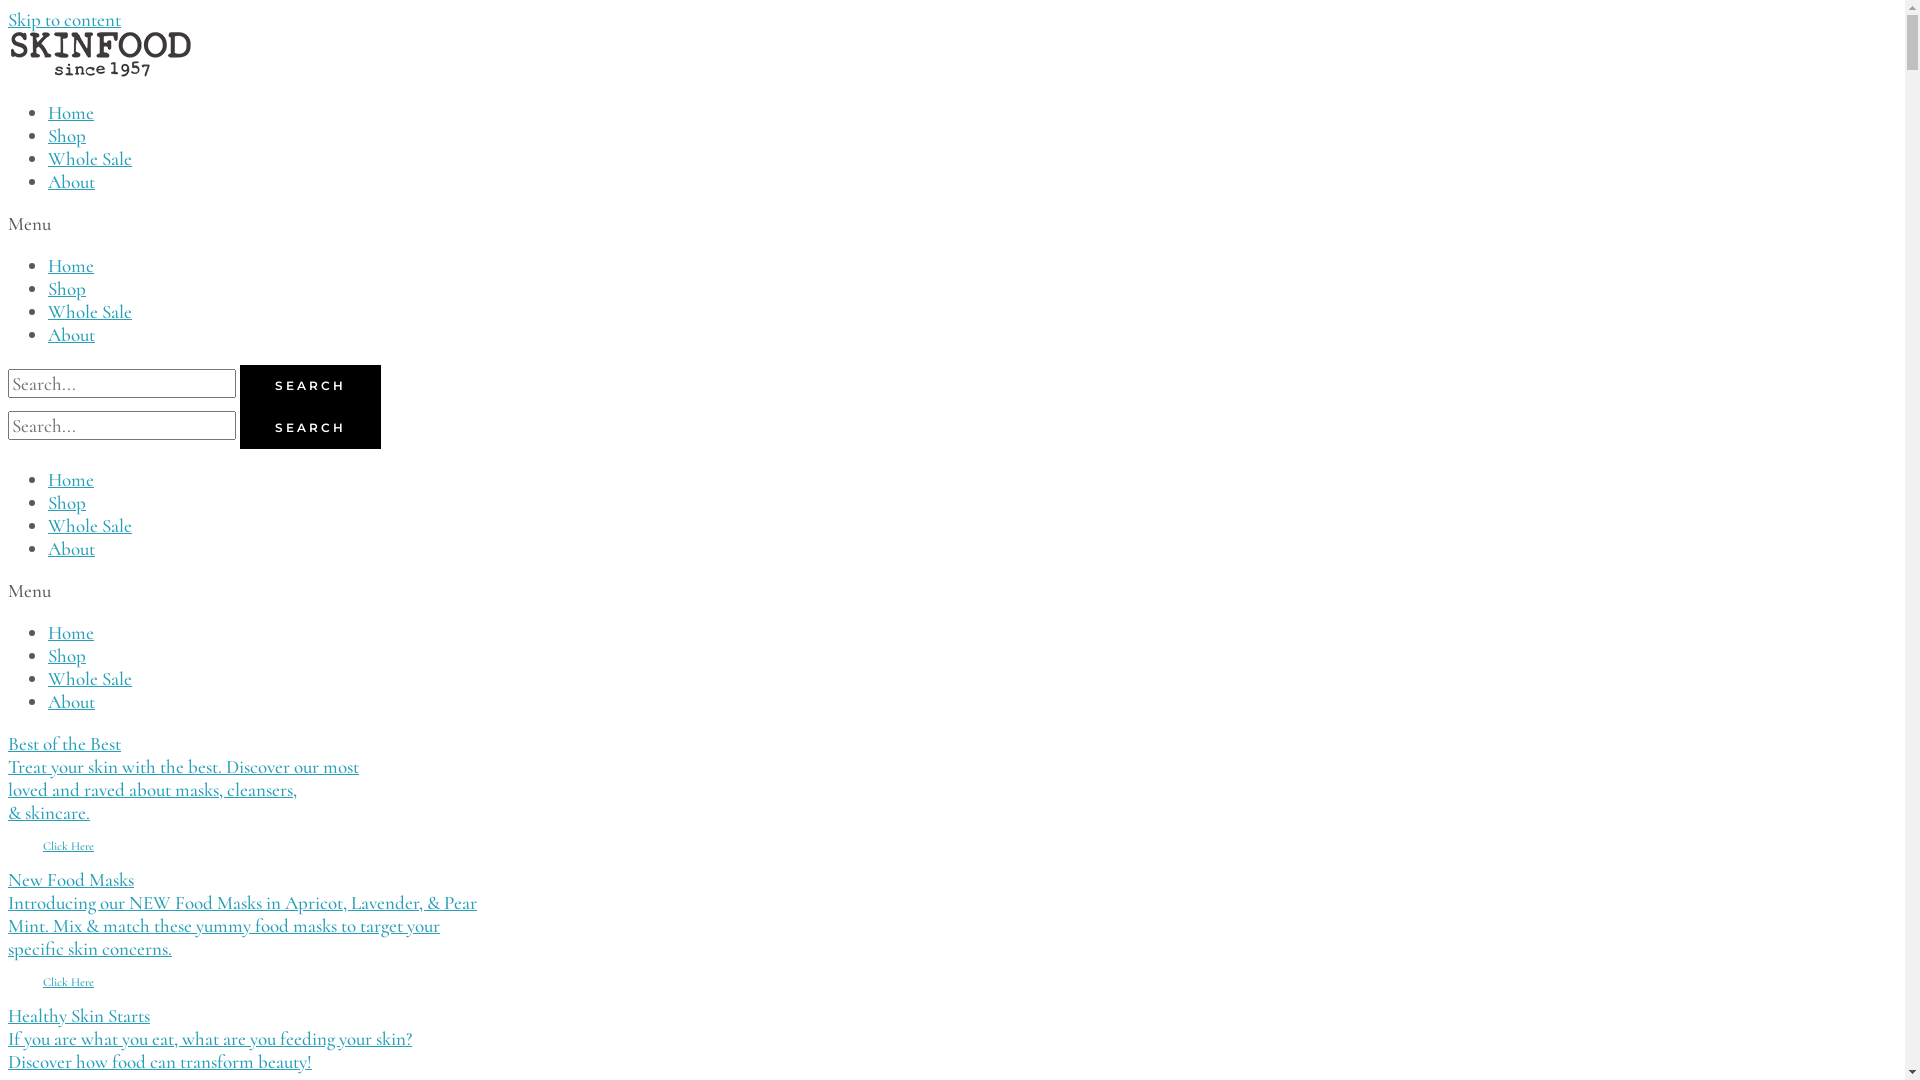  I want to click on 'Shop', so click(67, 288).